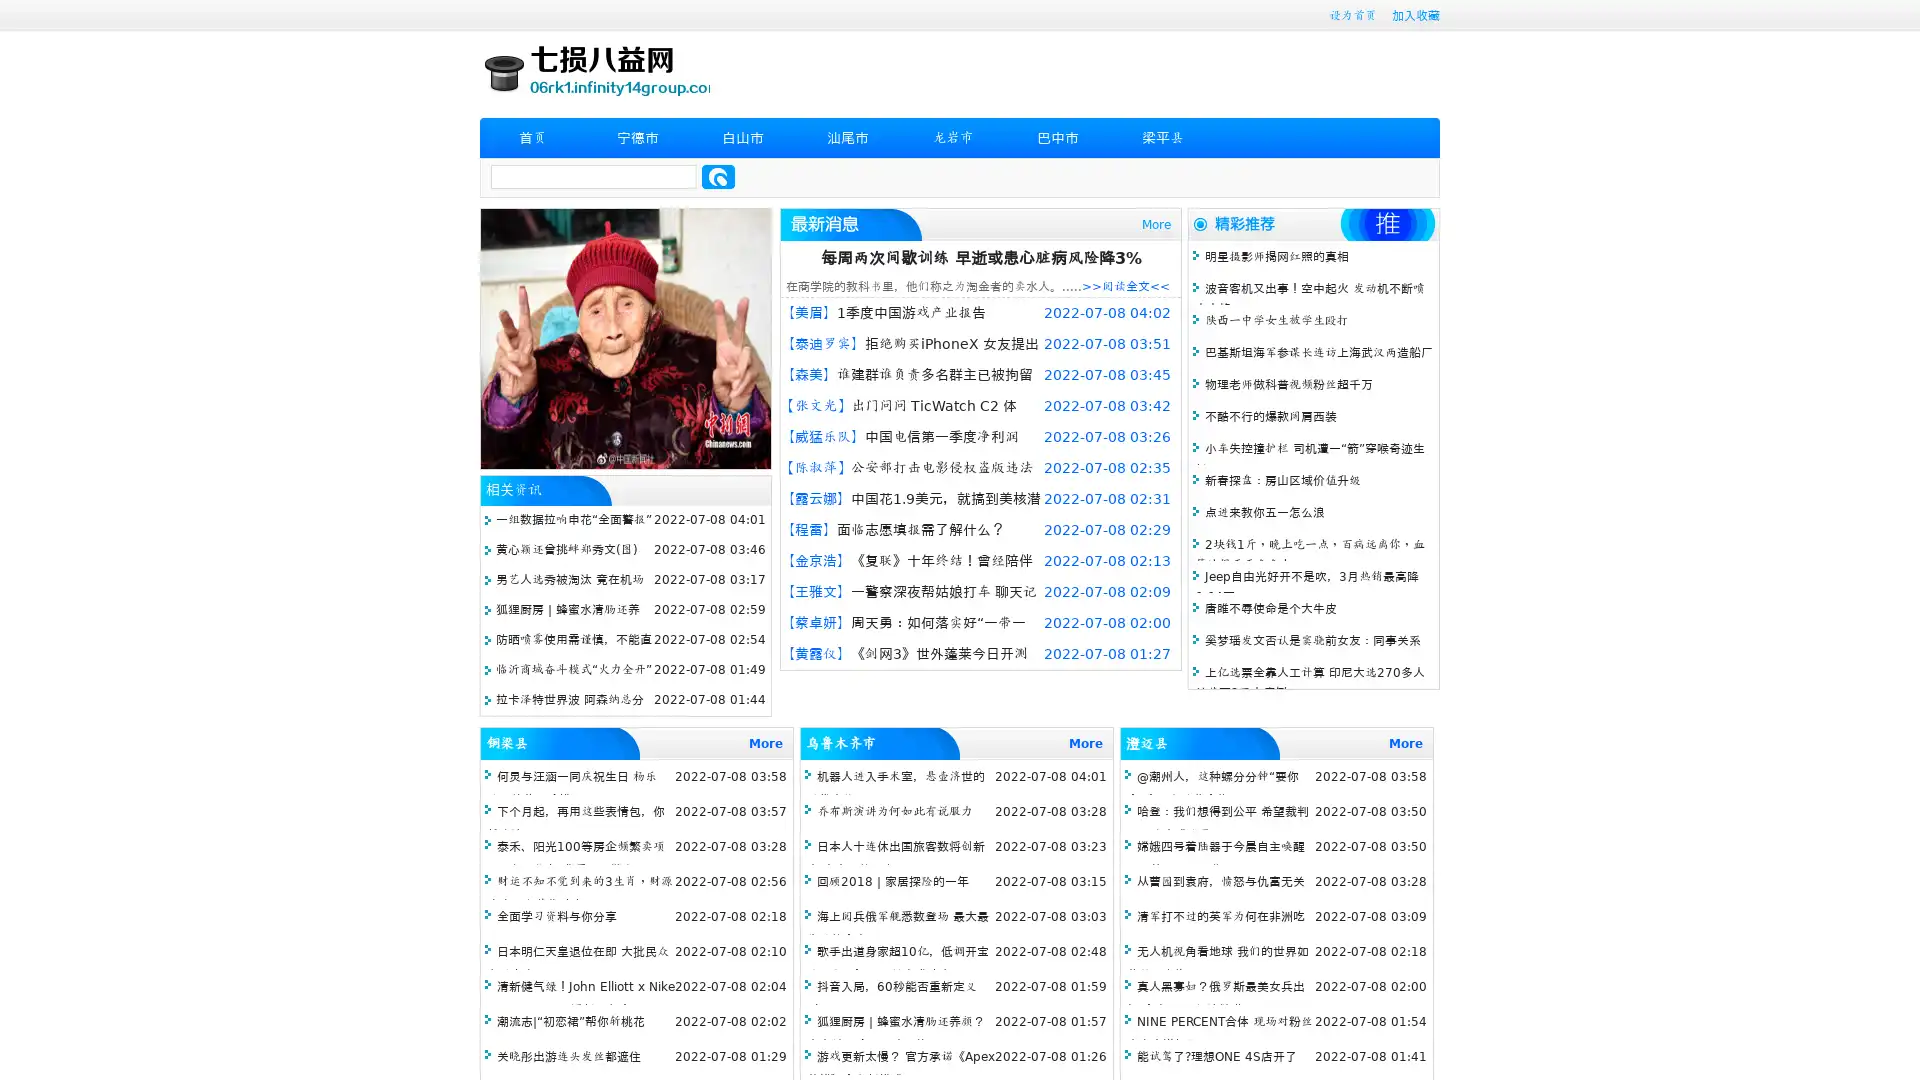 The width and height of the screenshot is (1920, 1080). What do you see at coordinates (718, 176) in the screenshot?
I see `Search` at bounding box center [718, 176].